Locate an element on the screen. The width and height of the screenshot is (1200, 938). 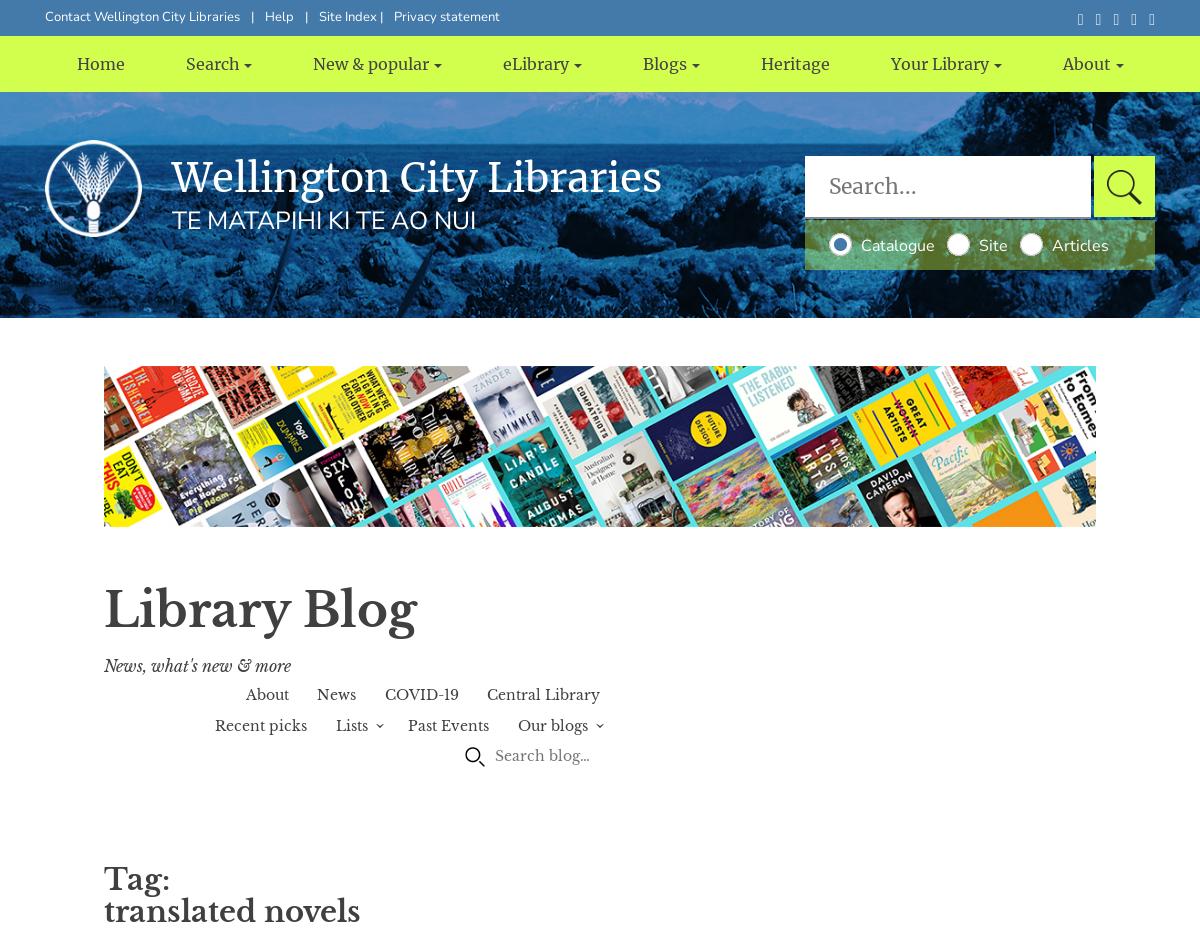
'Search' is located at coordinates (211, 62).